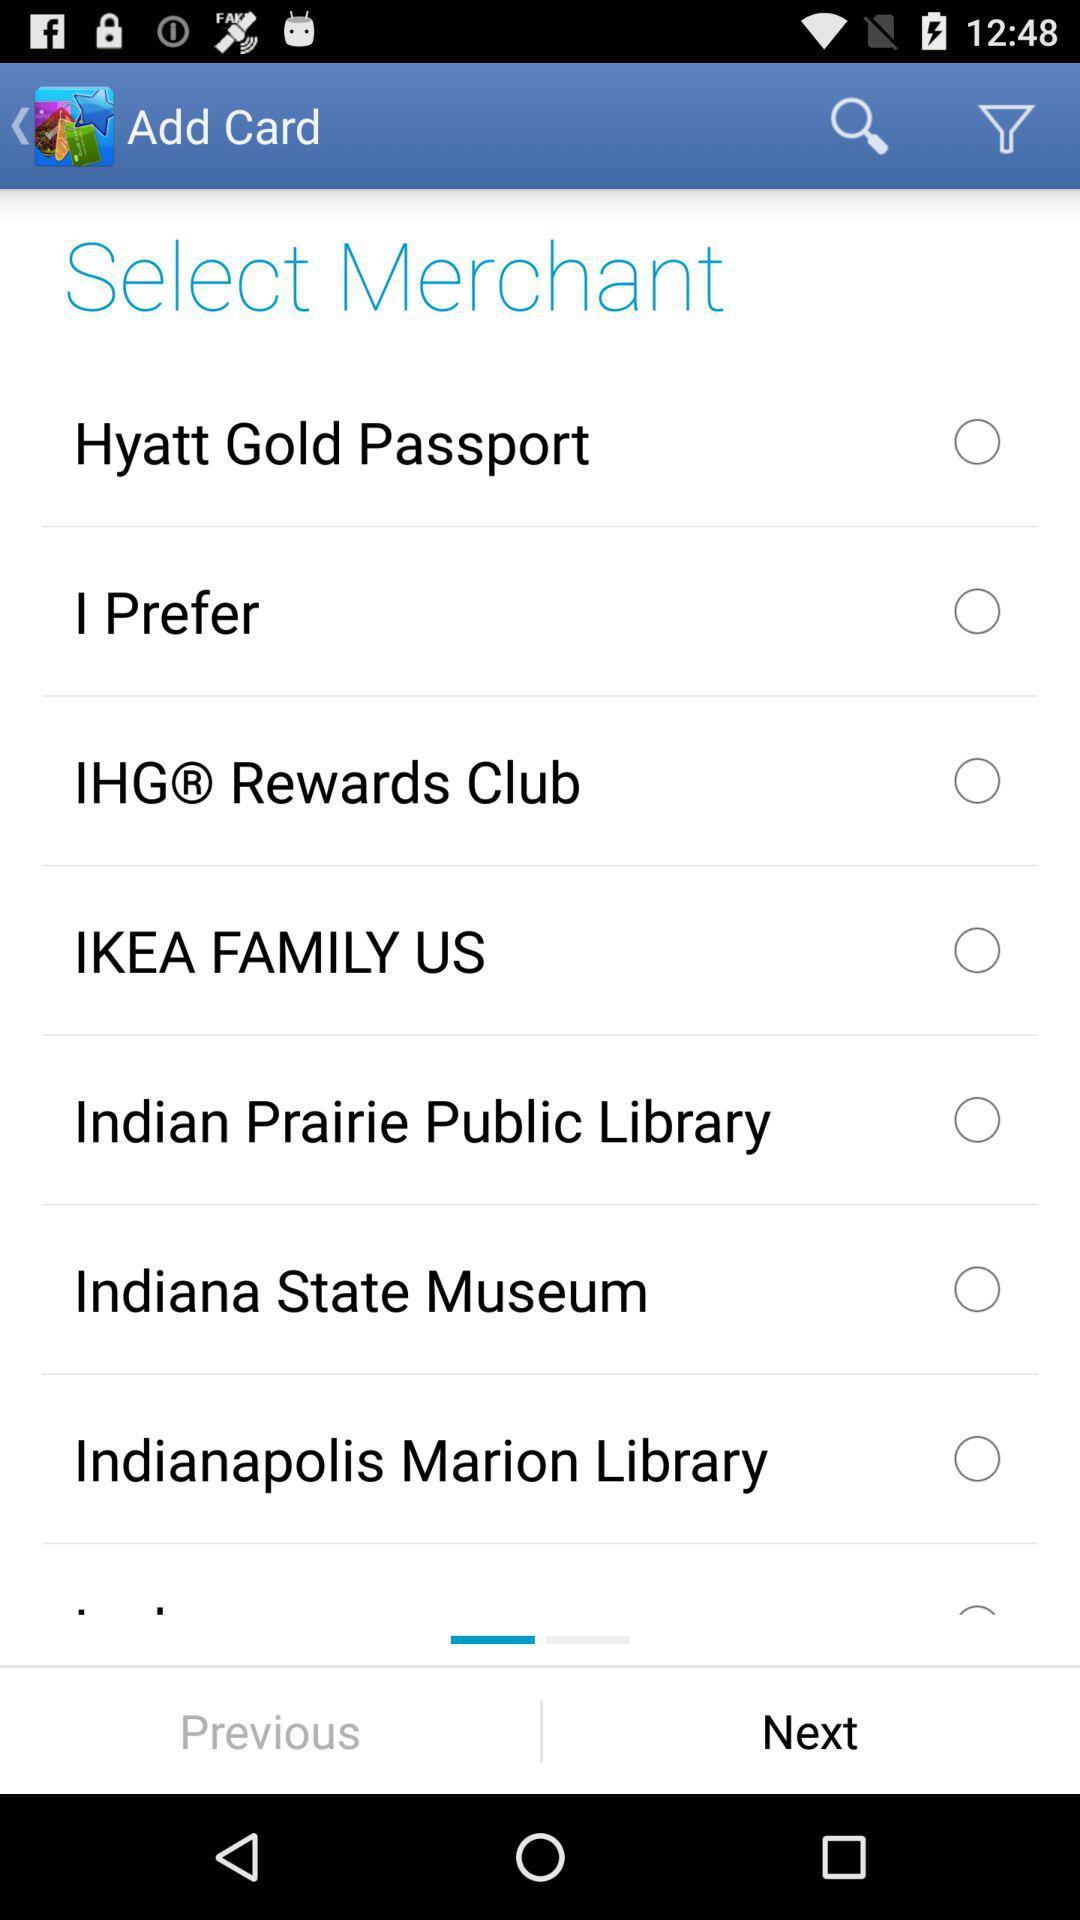 The image size is (1080, 1920). What do you see at coordinates (270, 1730) in the screenshot?
I see `the previous` at bounding box center [270, 1730].